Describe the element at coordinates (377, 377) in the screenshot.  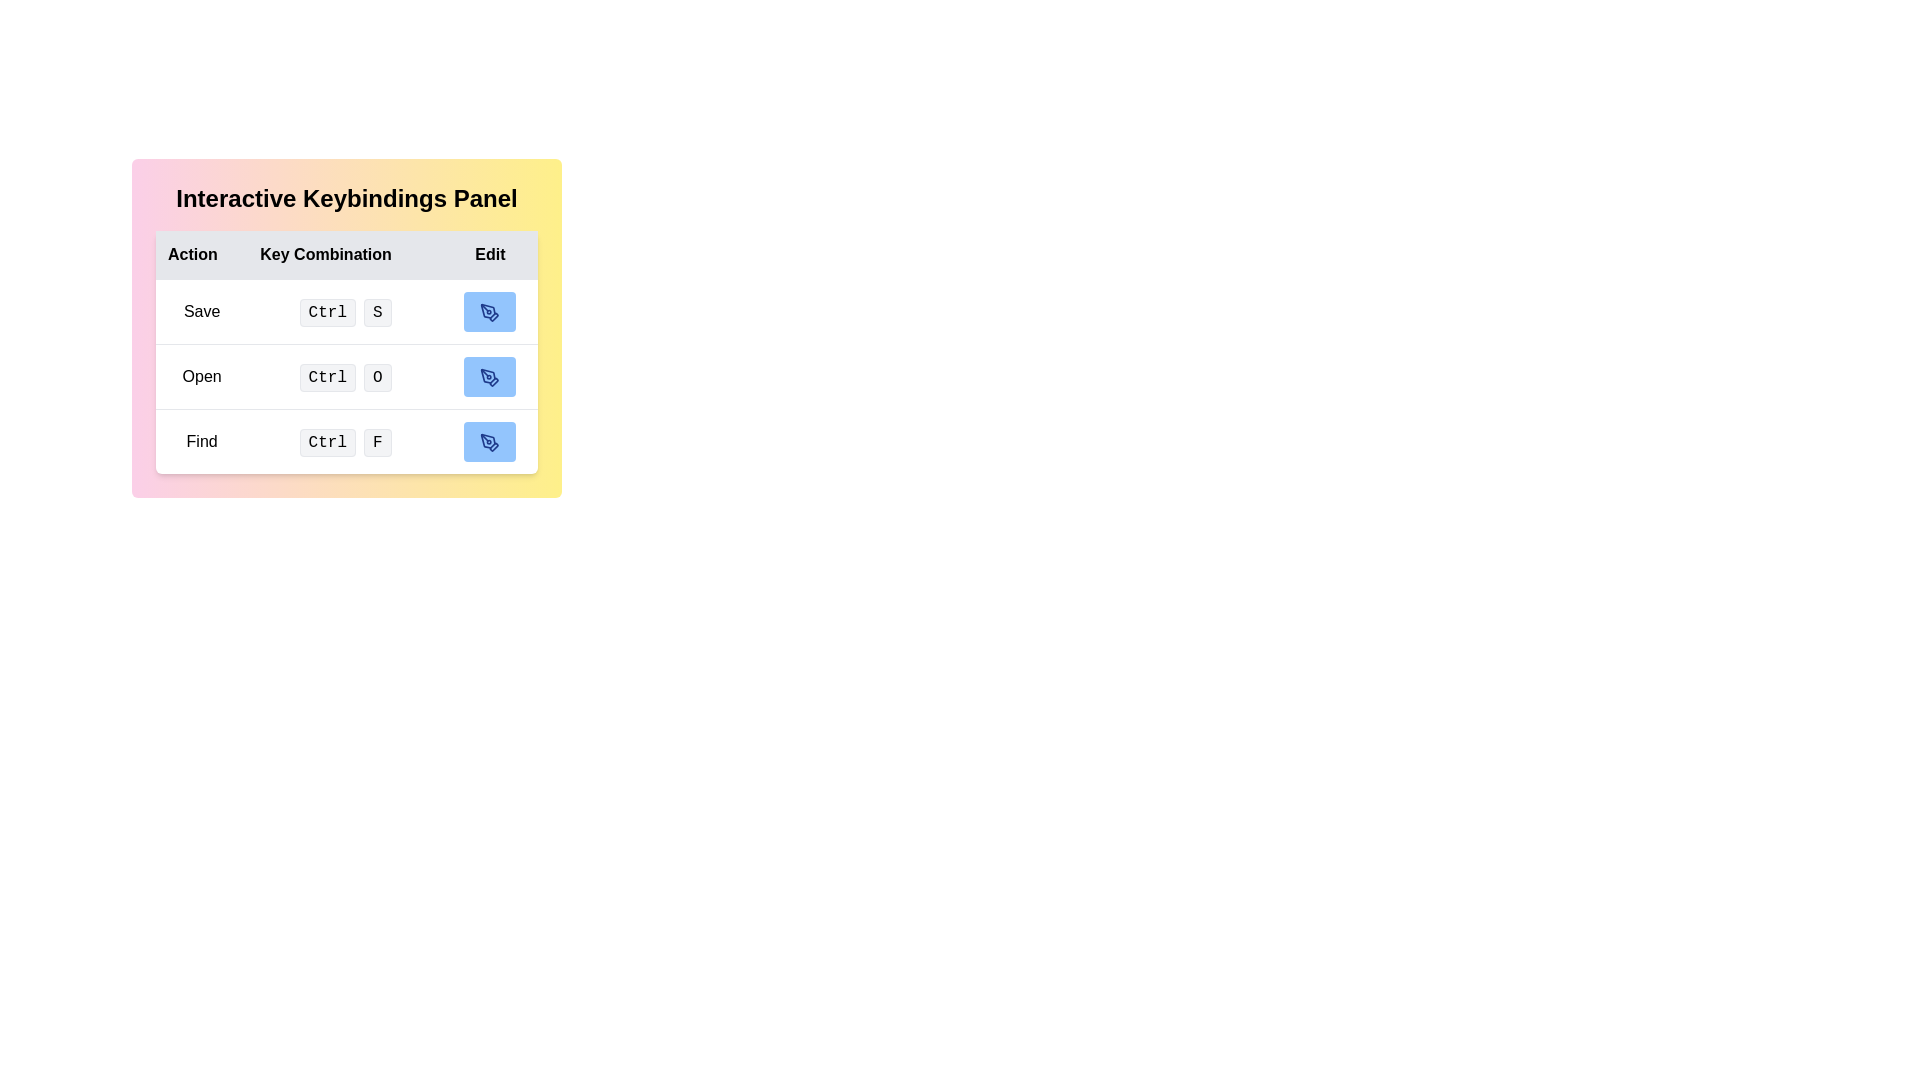
I see `the small rectangular button with rounded corners, featuring a light gray background, a thin border, and a centered bold black letter 'O', located in the 'Interactive Keybindings Panel' to the right of the 'Ctrl' button` at that location.